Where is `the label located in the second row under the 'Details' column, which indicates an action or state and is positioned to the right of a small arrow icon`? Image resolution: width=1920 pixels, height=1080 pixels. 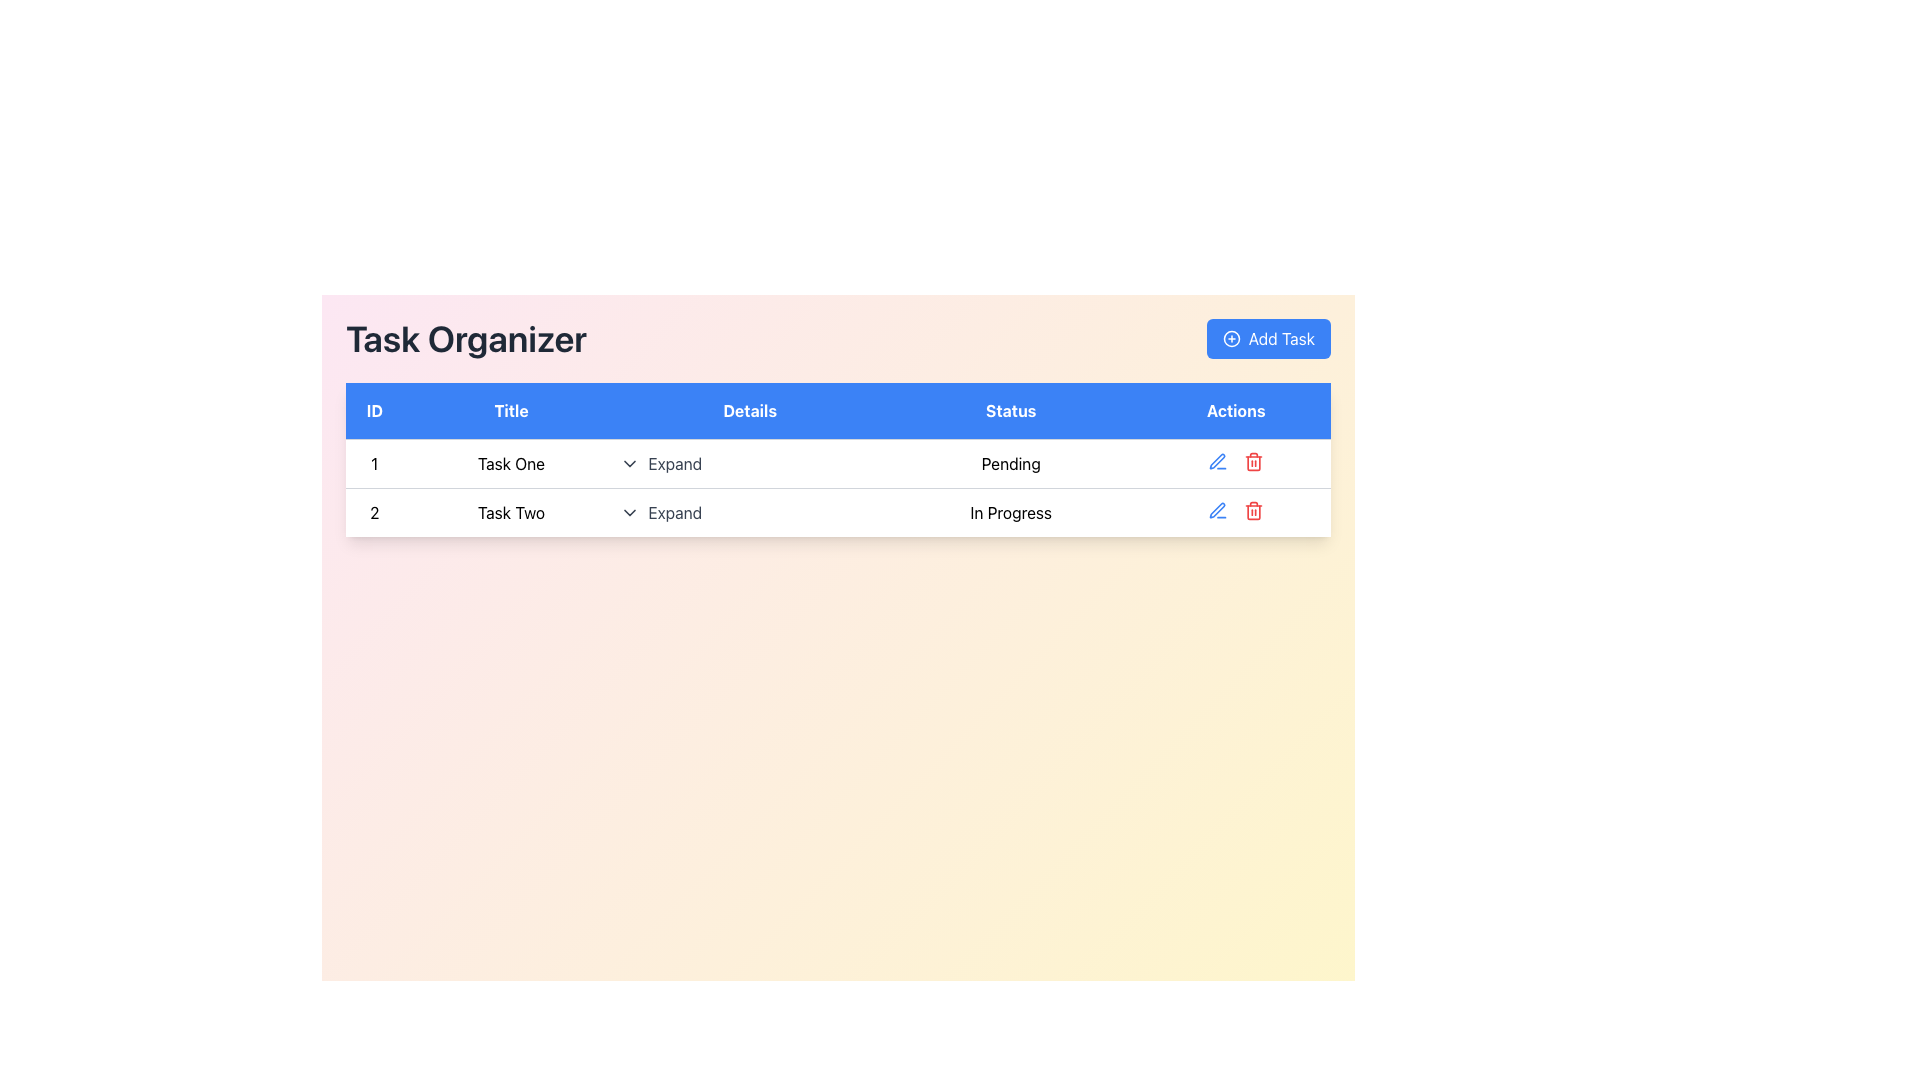
the label located in the second row under the 'Details' column, which indicates an action or state and is positioned to the right of a small arrow icon is located at coordinates (675, 463).